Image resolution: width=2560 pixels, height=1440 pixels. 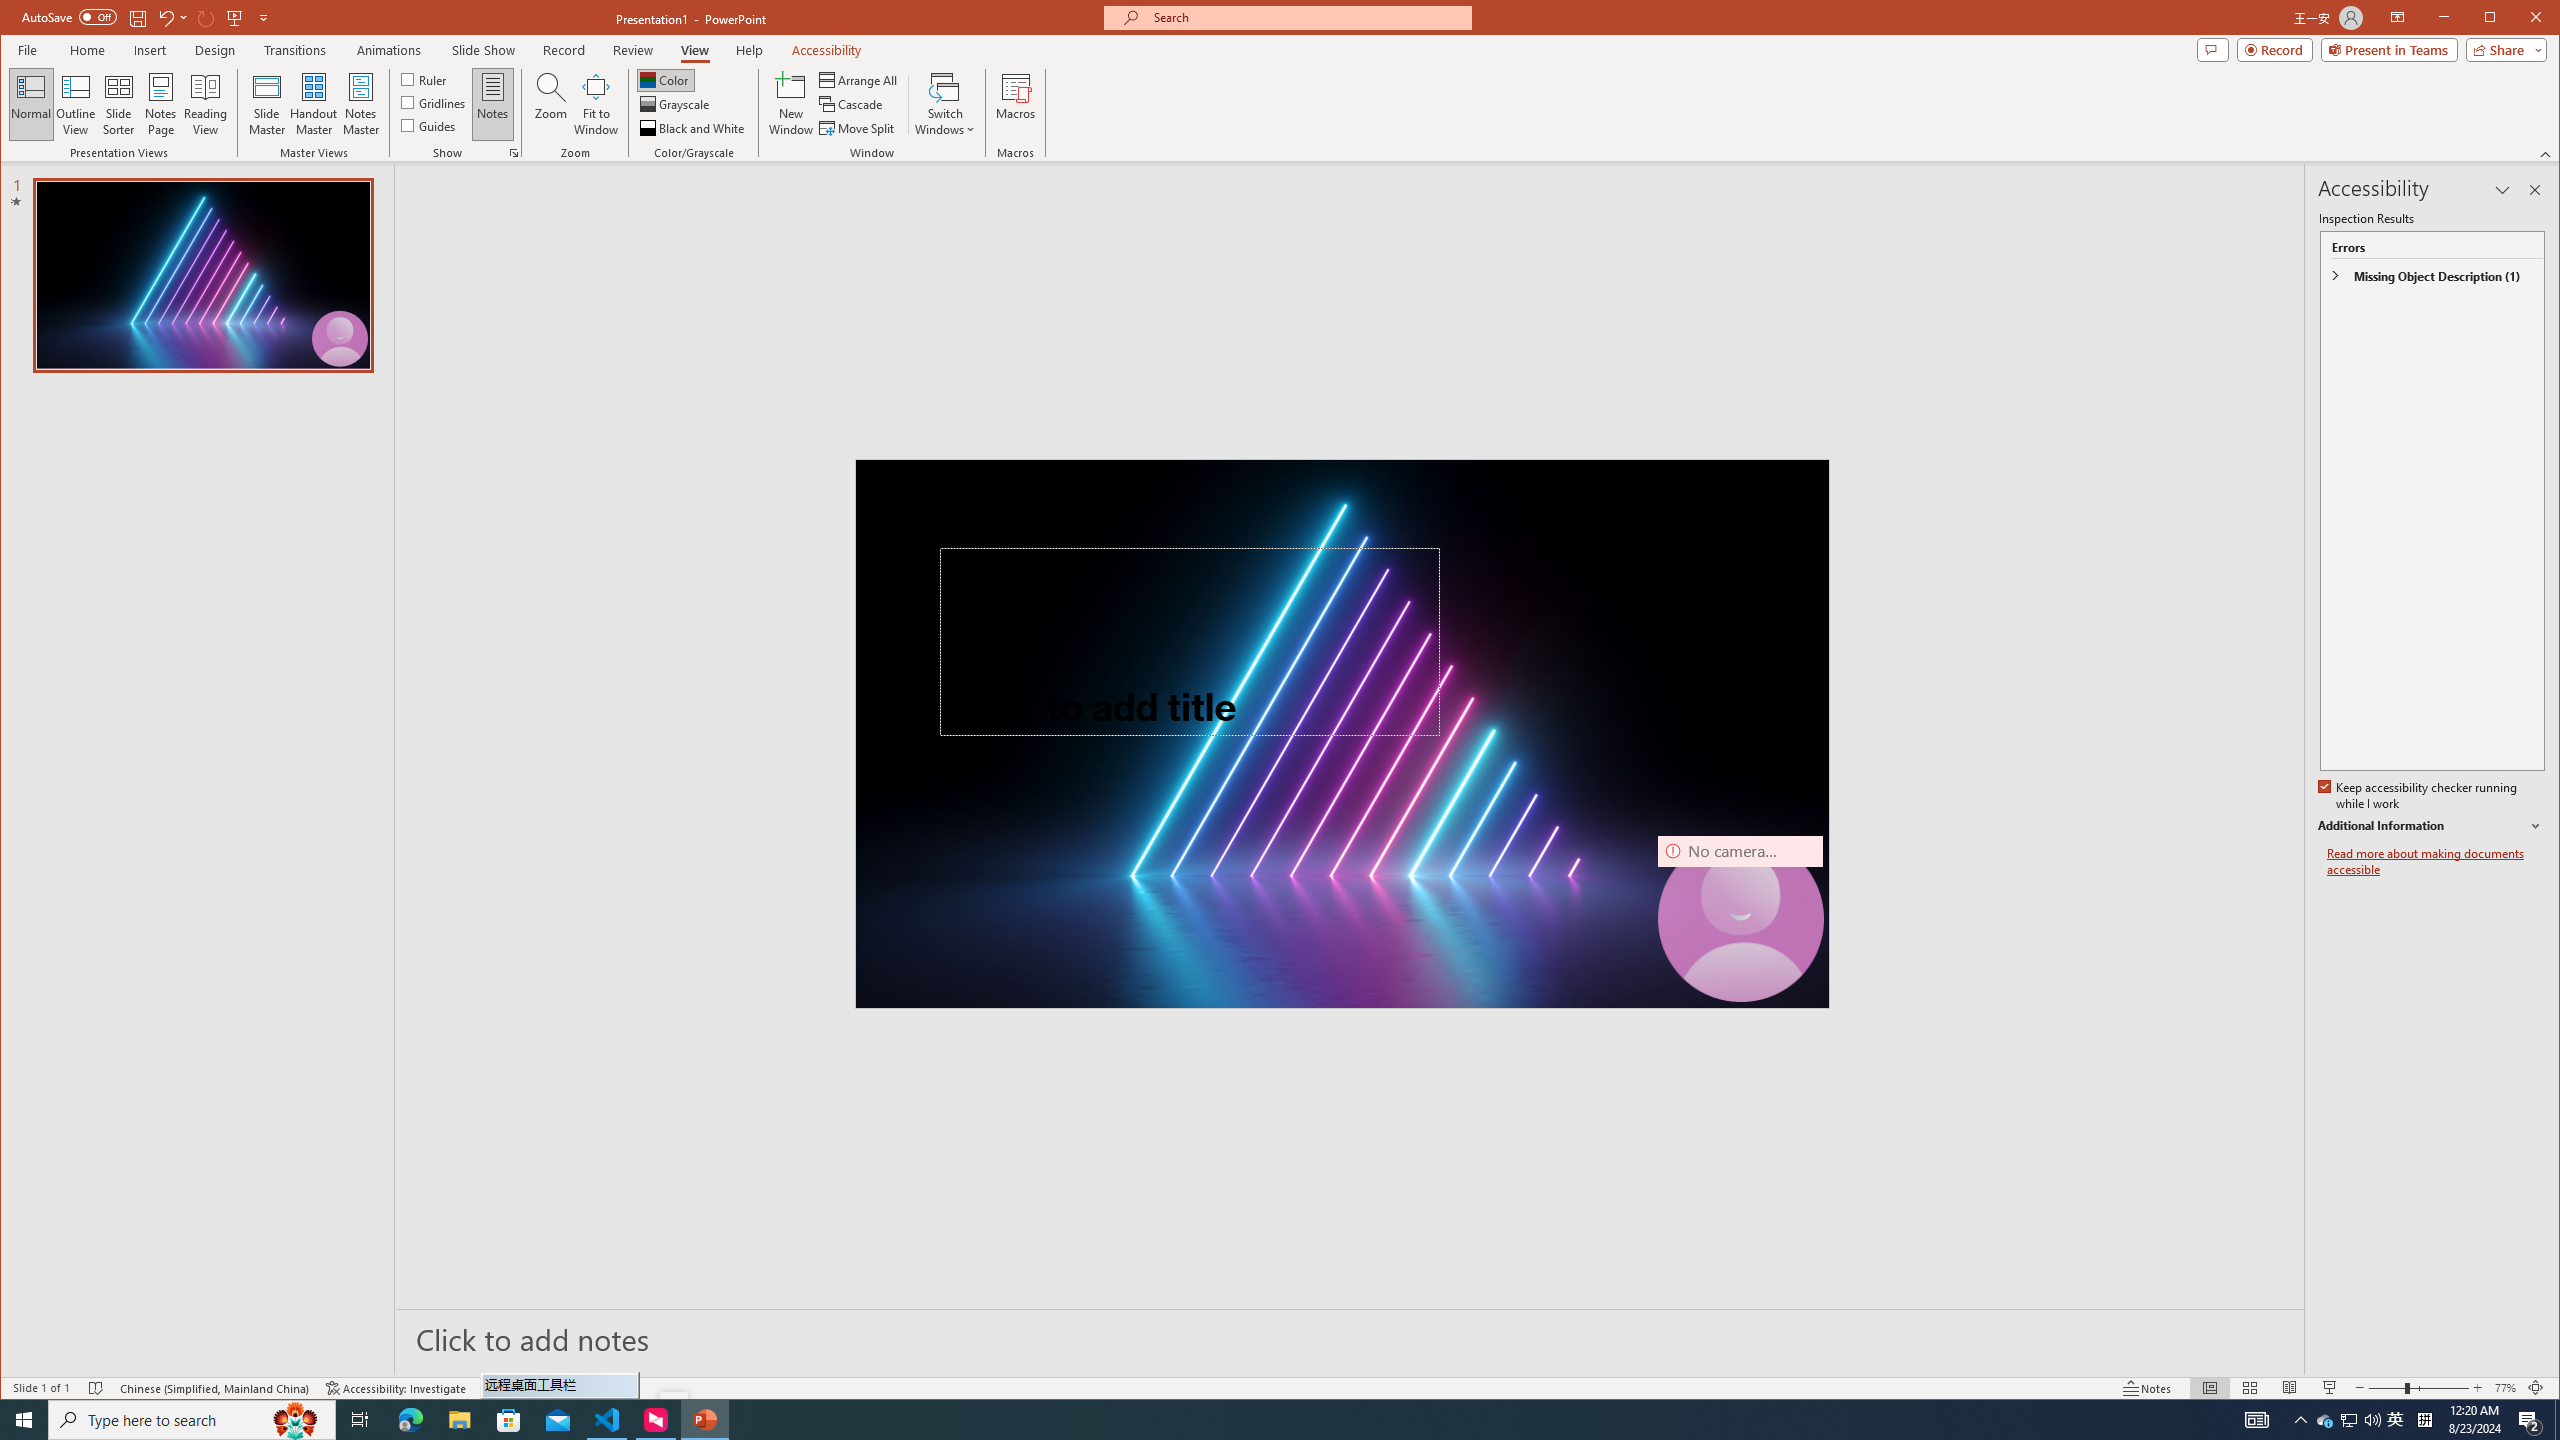 I want to click on 'Gridlines', so click(x=432, y=102).